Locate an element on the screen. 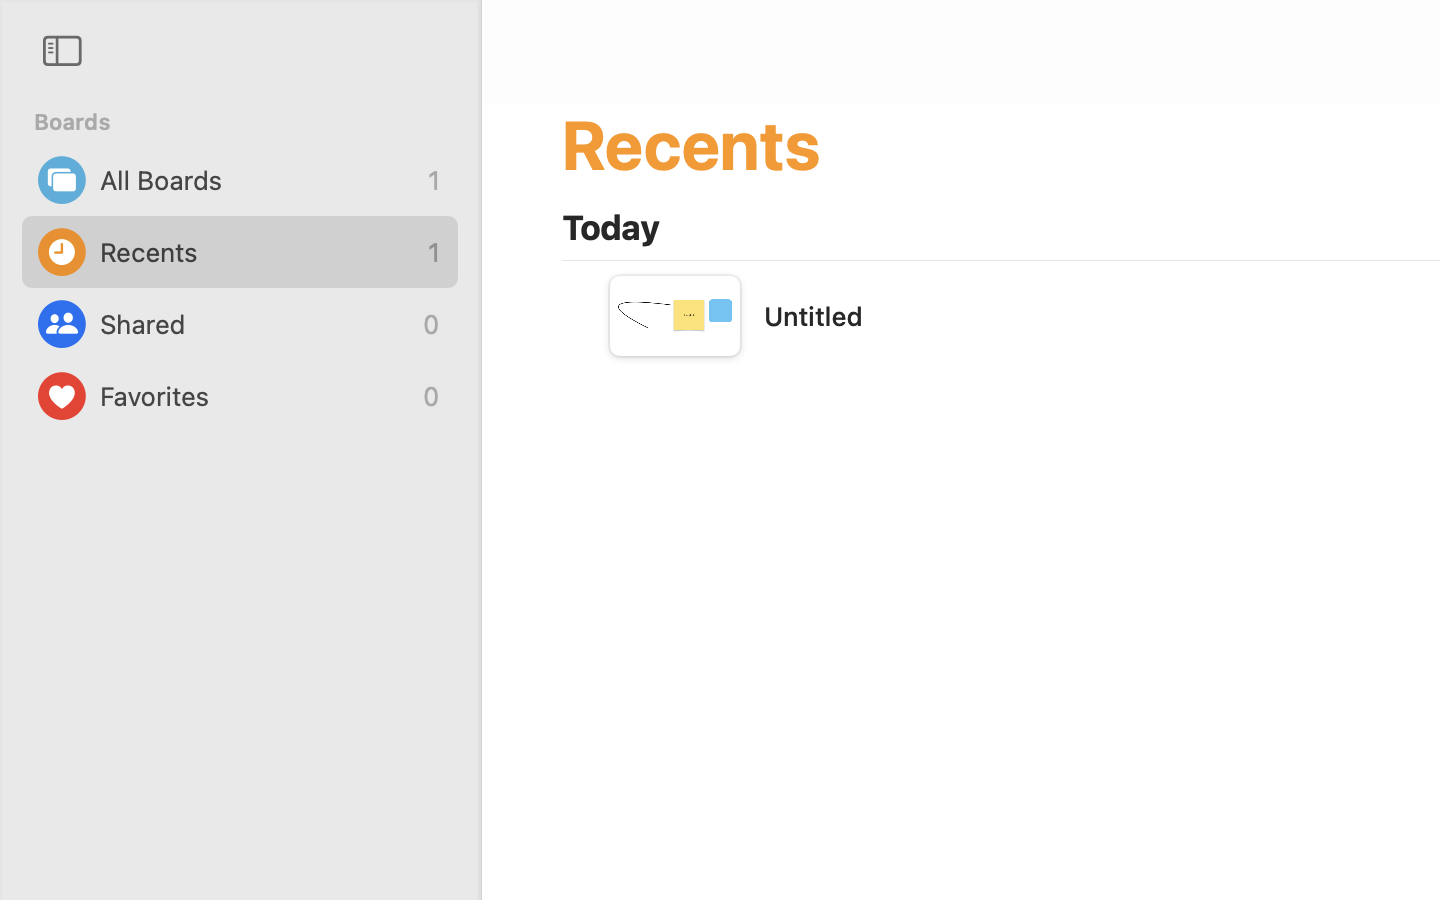  'Untitled' is located at coordinates (813, 314).